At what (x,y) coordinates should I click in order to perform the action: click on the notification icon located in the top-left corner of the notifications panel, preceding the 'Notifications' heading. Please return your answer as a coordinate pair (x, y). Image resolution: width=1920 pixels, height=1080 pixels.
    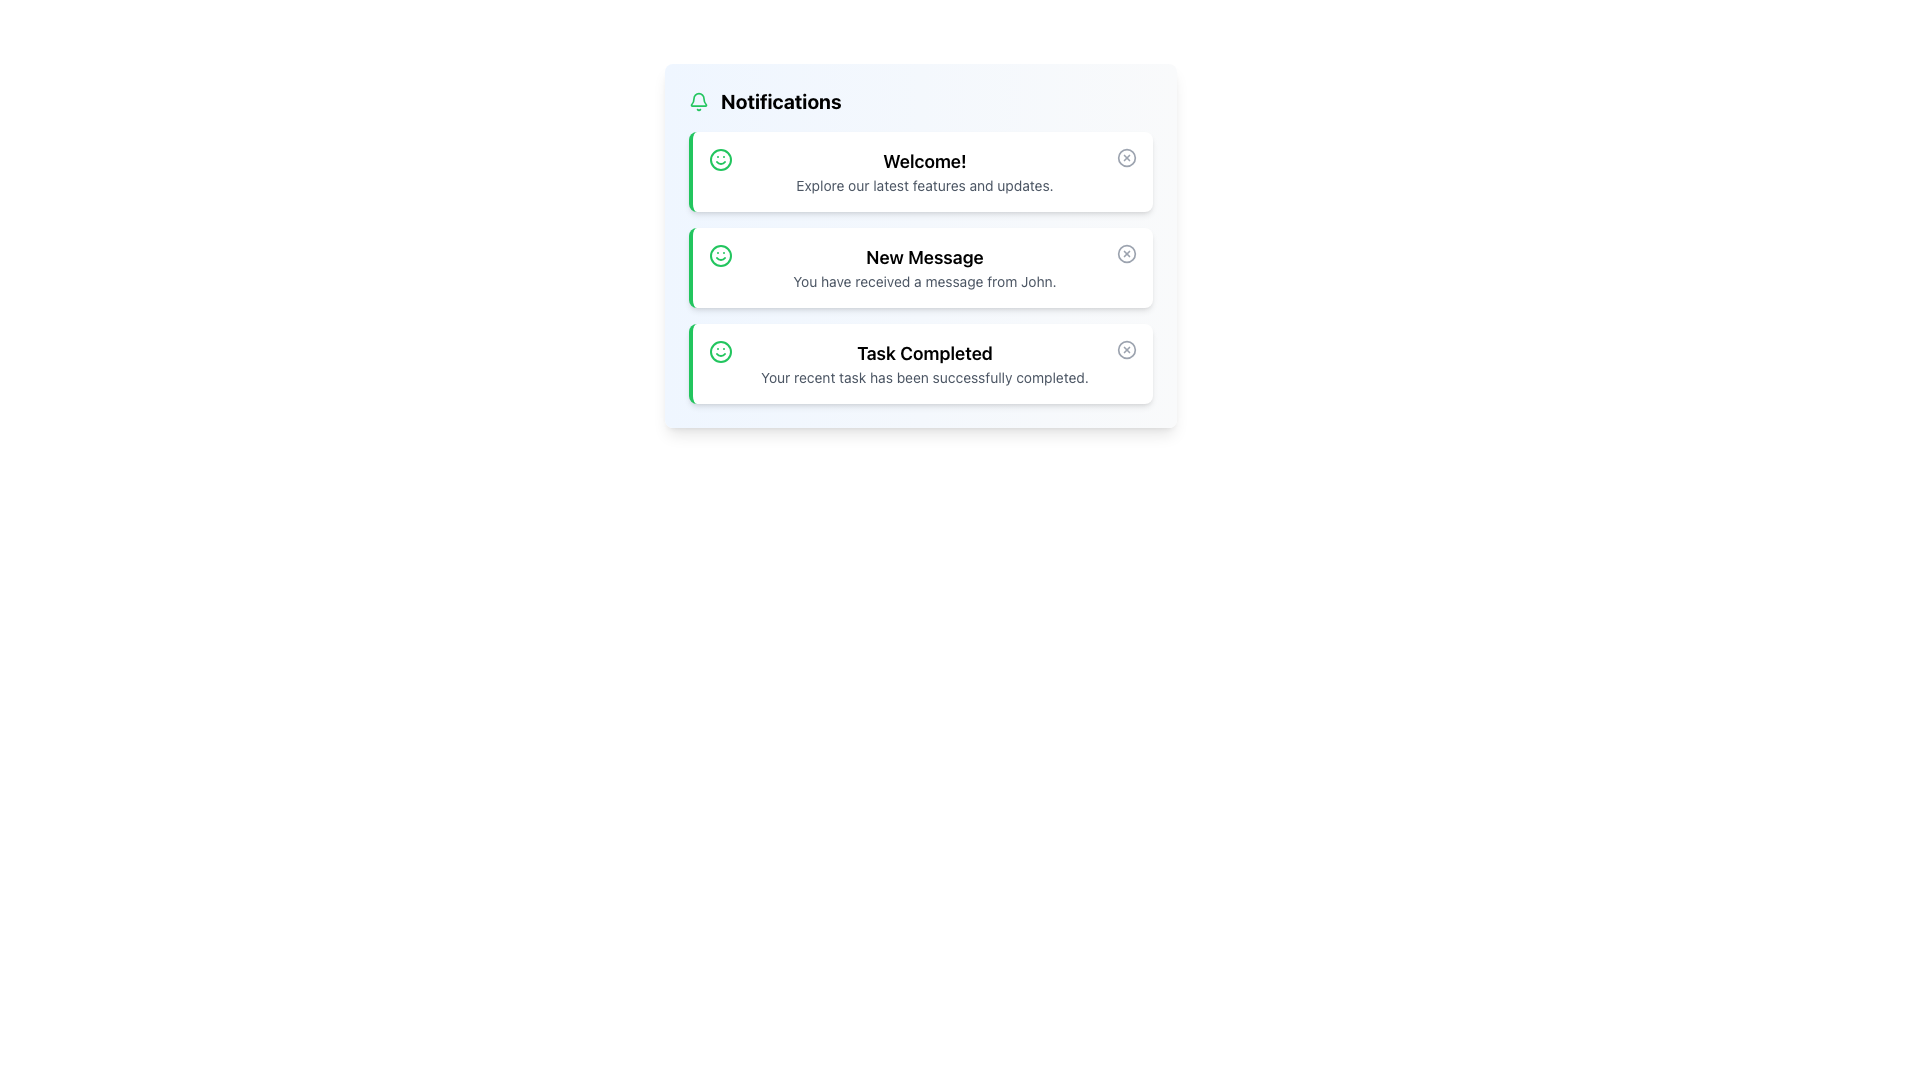
    Looking at the image, I should click on (699, 101).